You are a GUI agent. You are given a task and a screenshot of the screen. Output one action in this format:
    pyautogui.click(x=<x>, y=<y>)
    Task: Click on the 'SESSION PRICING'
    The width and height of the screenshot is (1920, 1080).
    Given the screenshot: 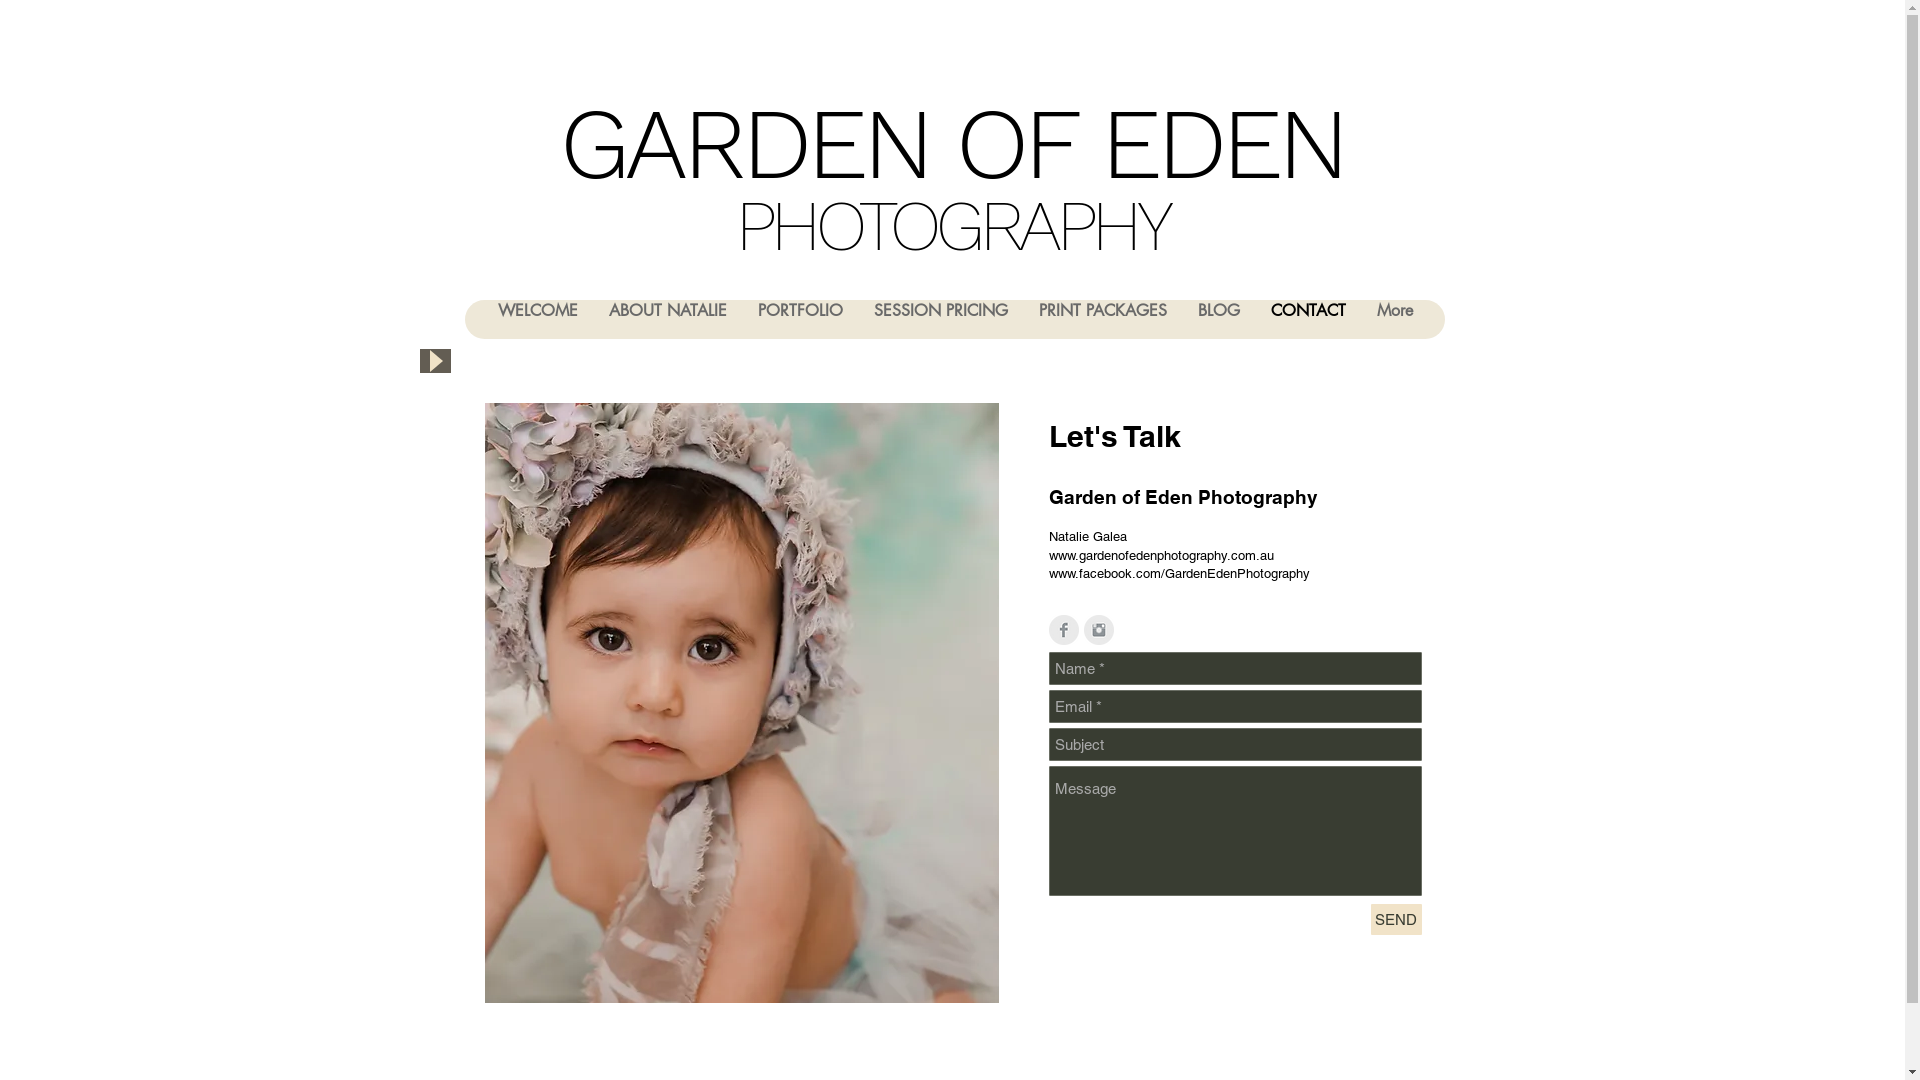 What is the action you would take?
    pyautogui.click(x=858, y=318)
    